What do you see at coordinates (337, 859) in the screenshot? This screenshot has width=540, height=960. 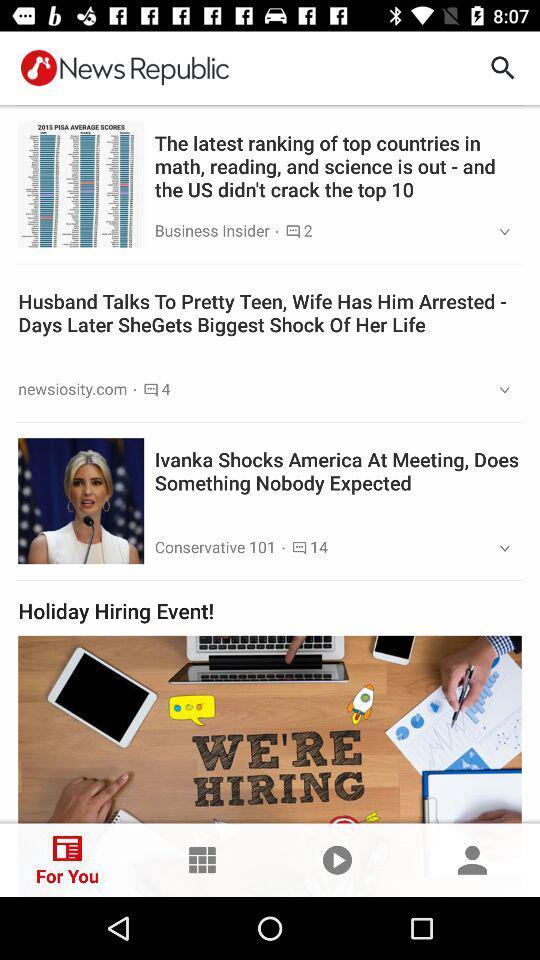 I see `the play icon at the bottom of the page shown before human tag` at bounding box center [337, 859].